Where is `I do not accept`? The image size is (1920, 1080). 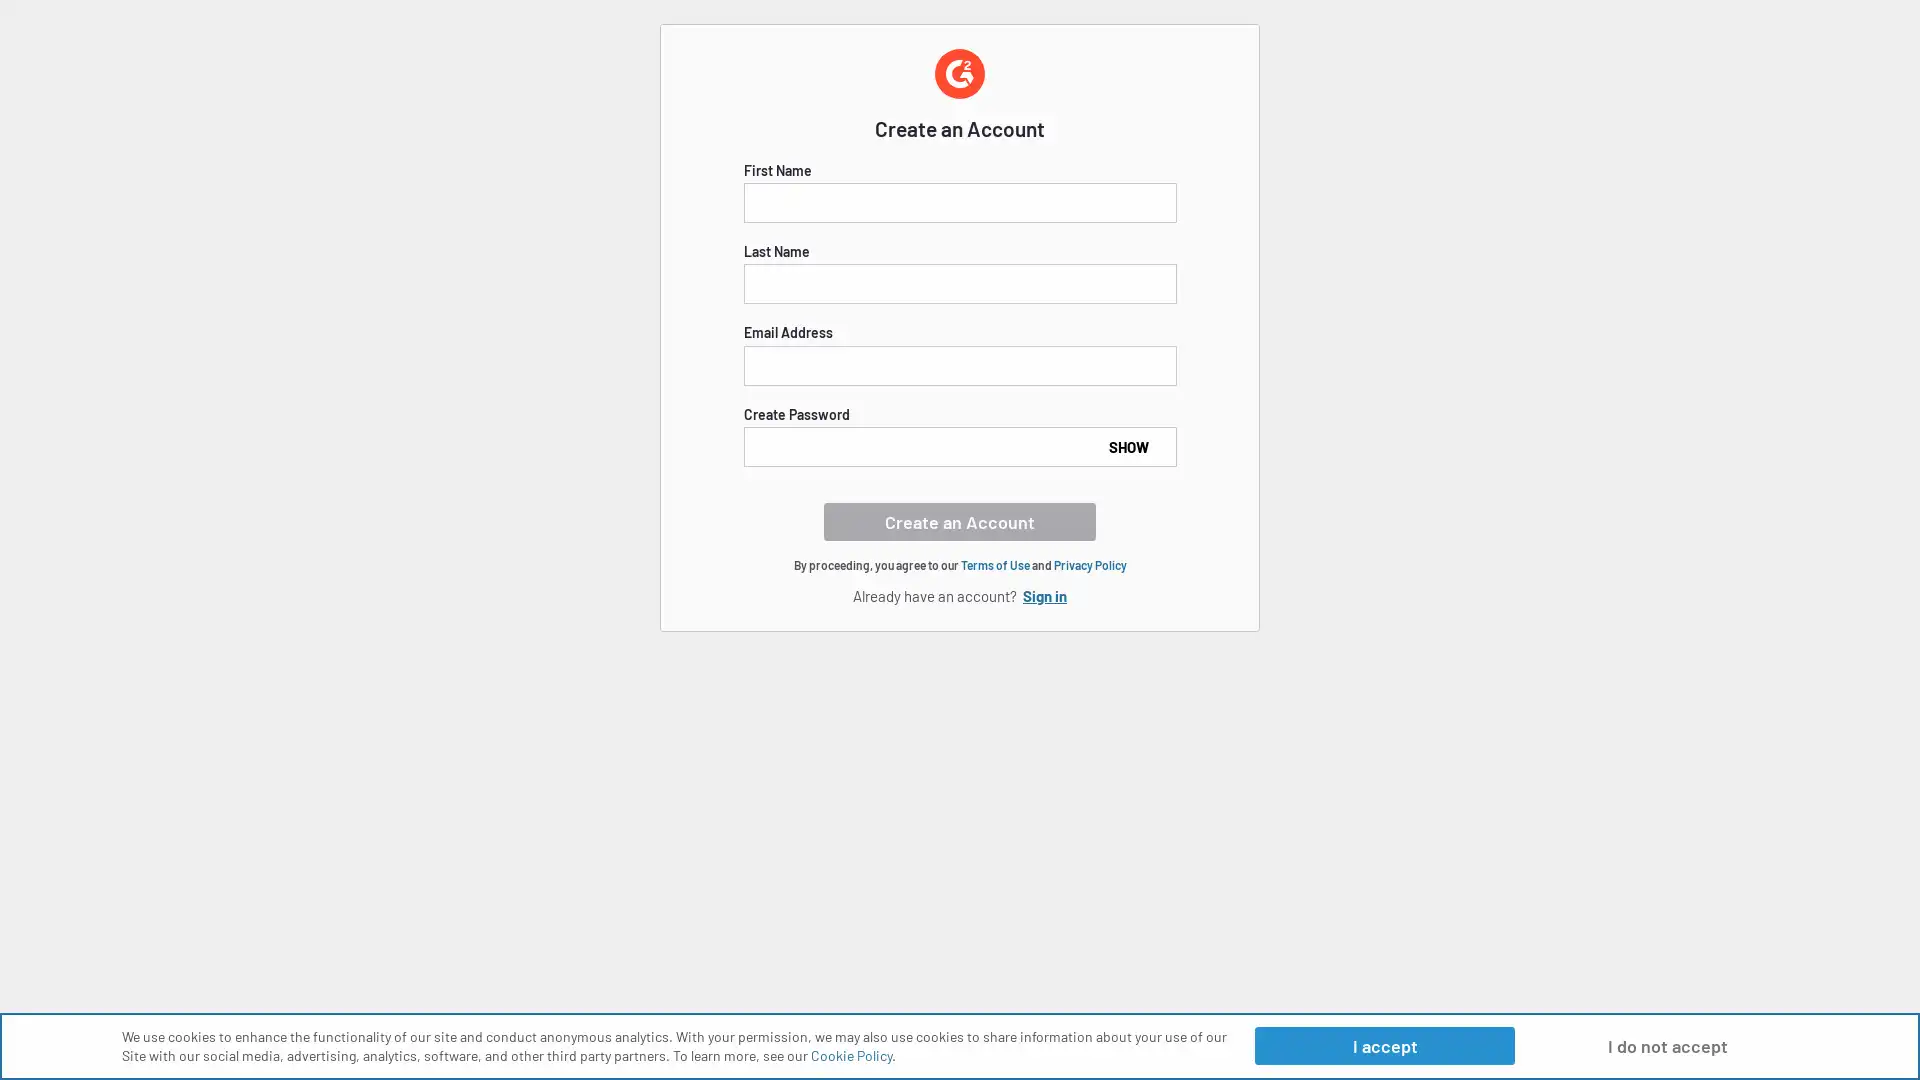
I do not accept is located at coordinates (1667, 1044).